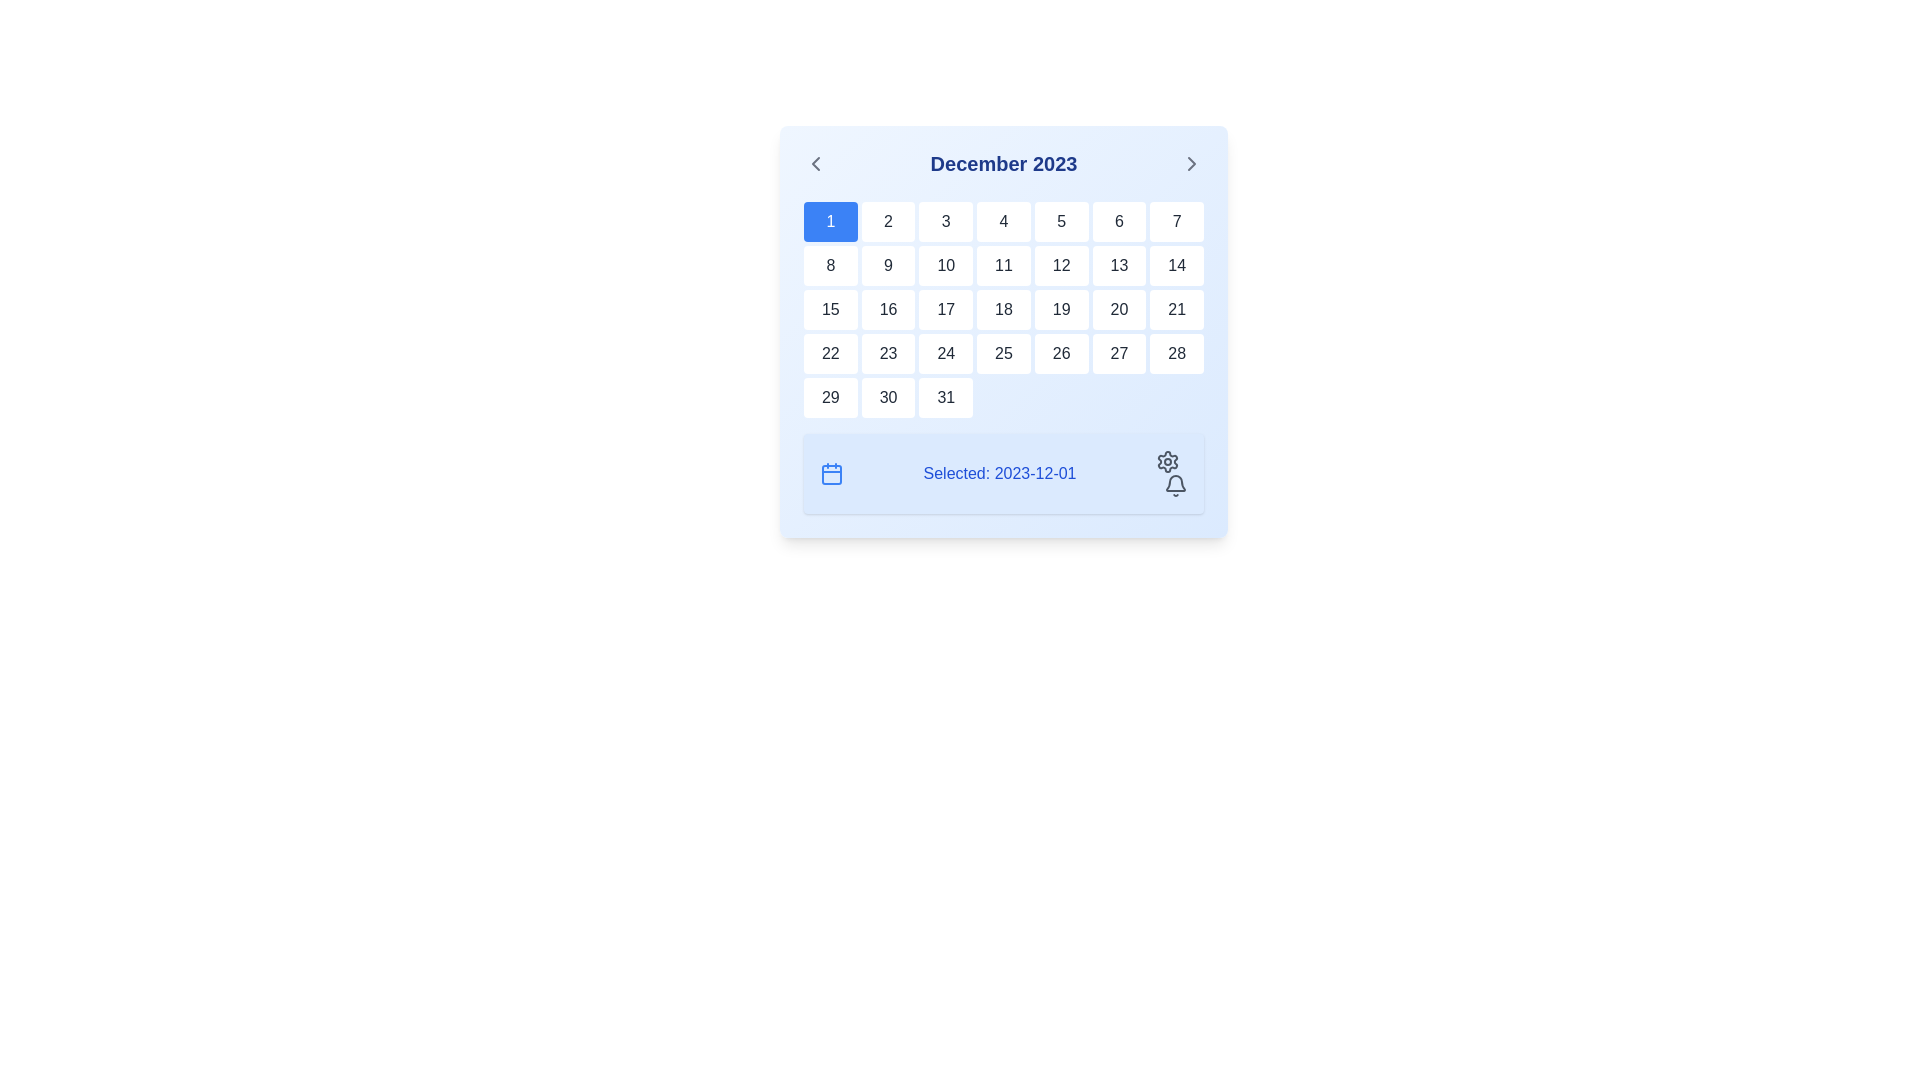  Describe the element at coordinates (1003, 163) in the screenshot. I see `the title text indicating the currently viewed month and year in the calendar interface, located in the upper-central part of the calendar` at that location.